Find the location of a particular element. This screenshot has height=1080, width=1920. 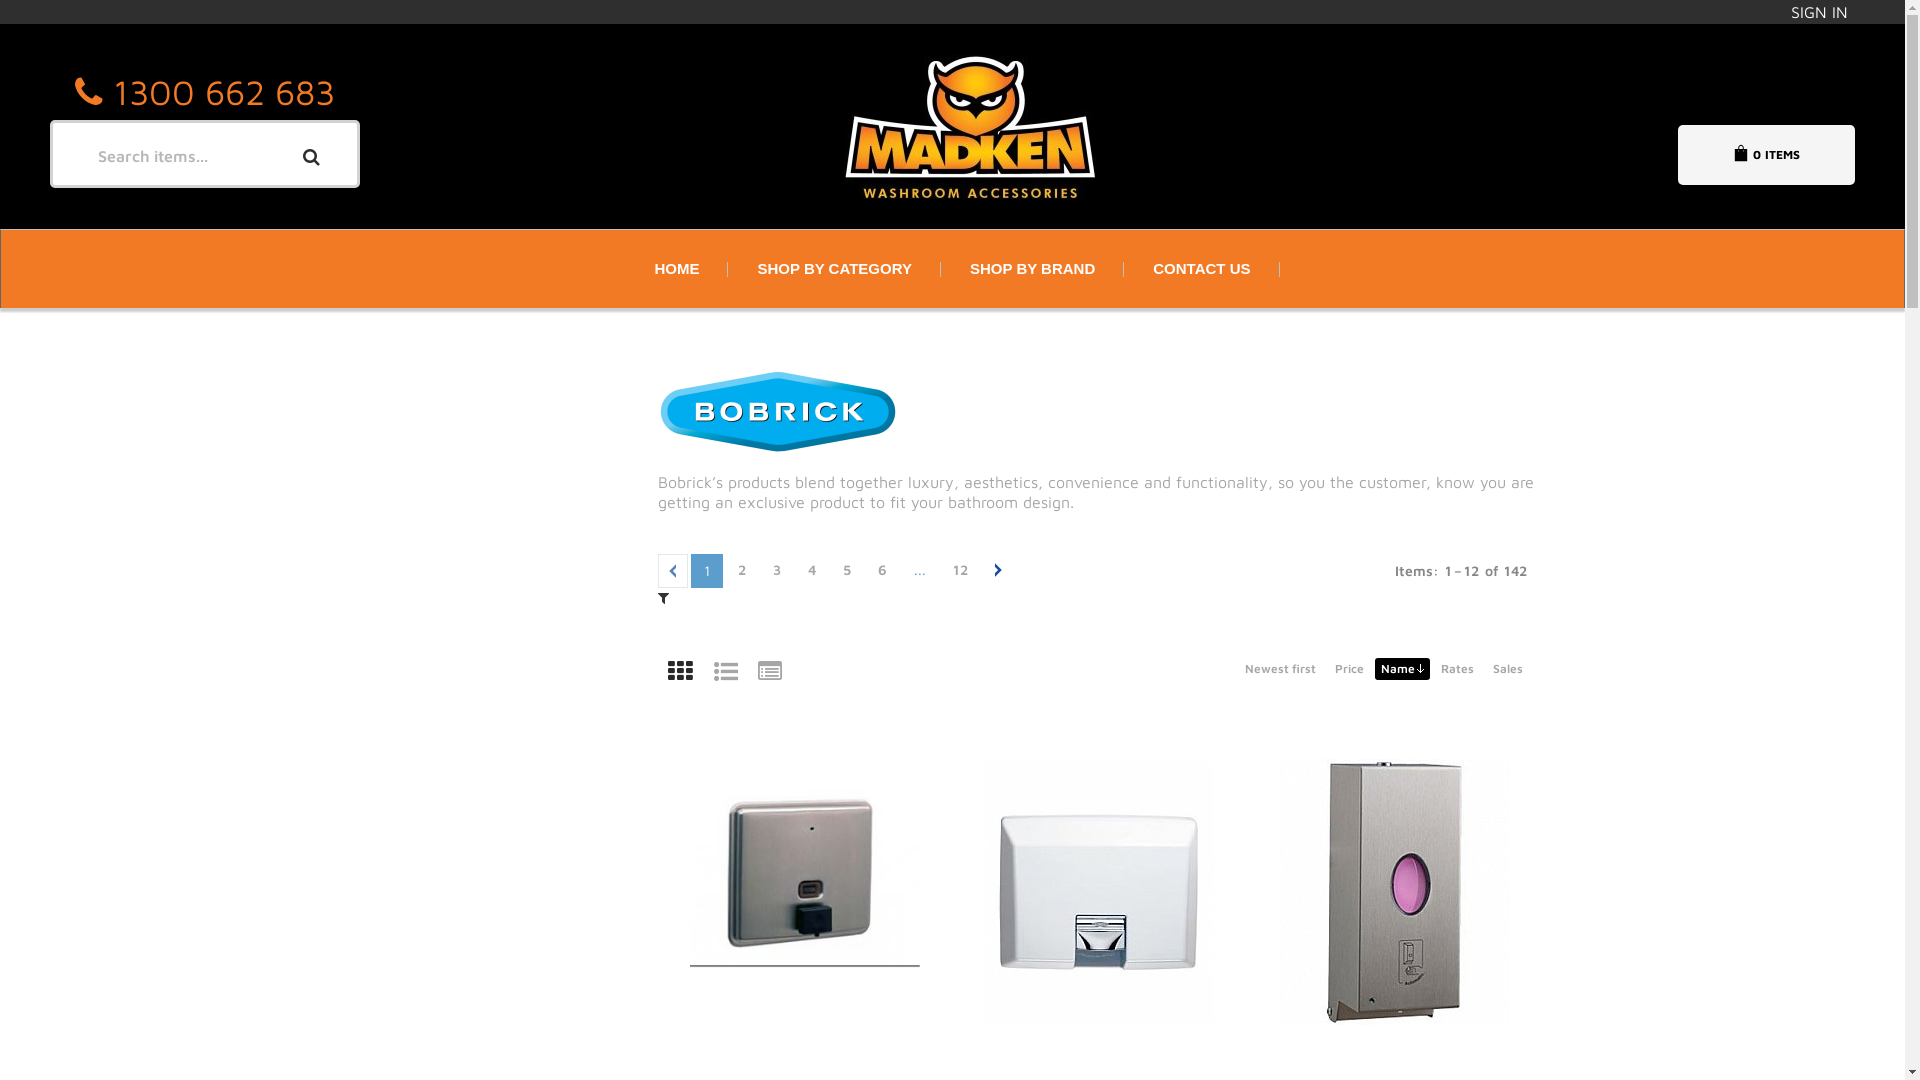

'6' is located at coordinates (881, 570).